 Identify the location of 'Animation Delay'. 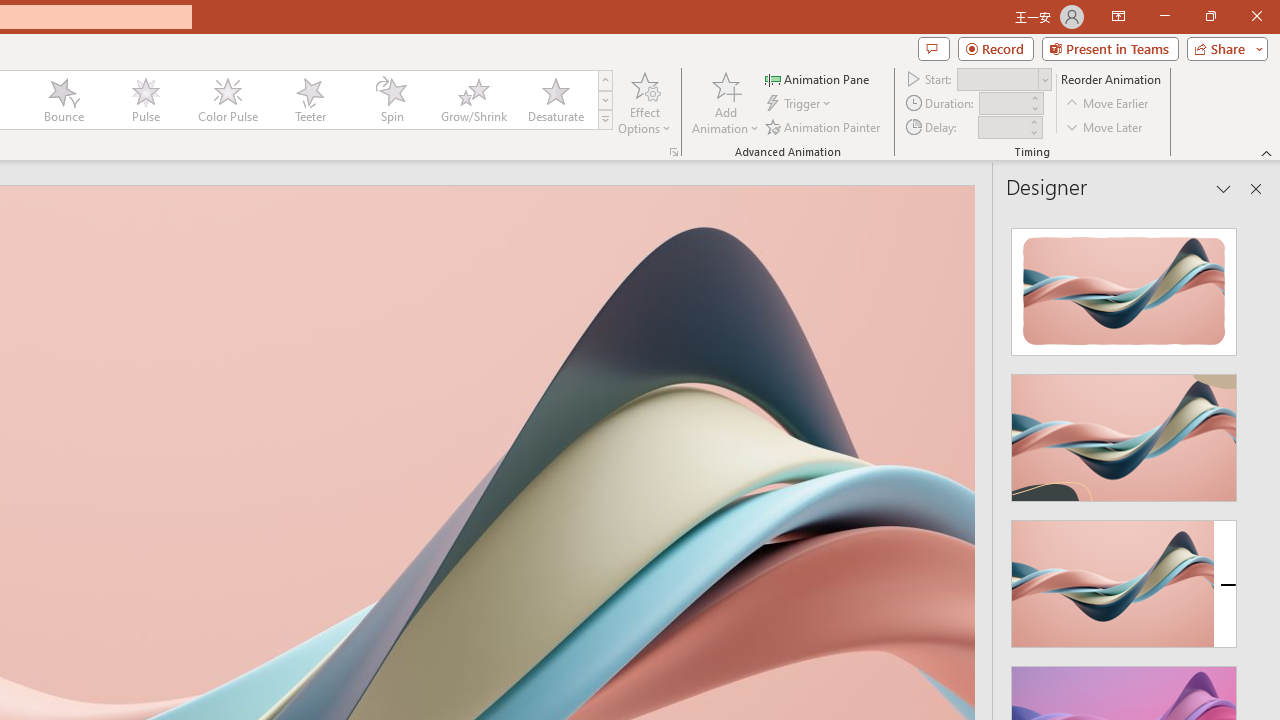
(1002, 127).